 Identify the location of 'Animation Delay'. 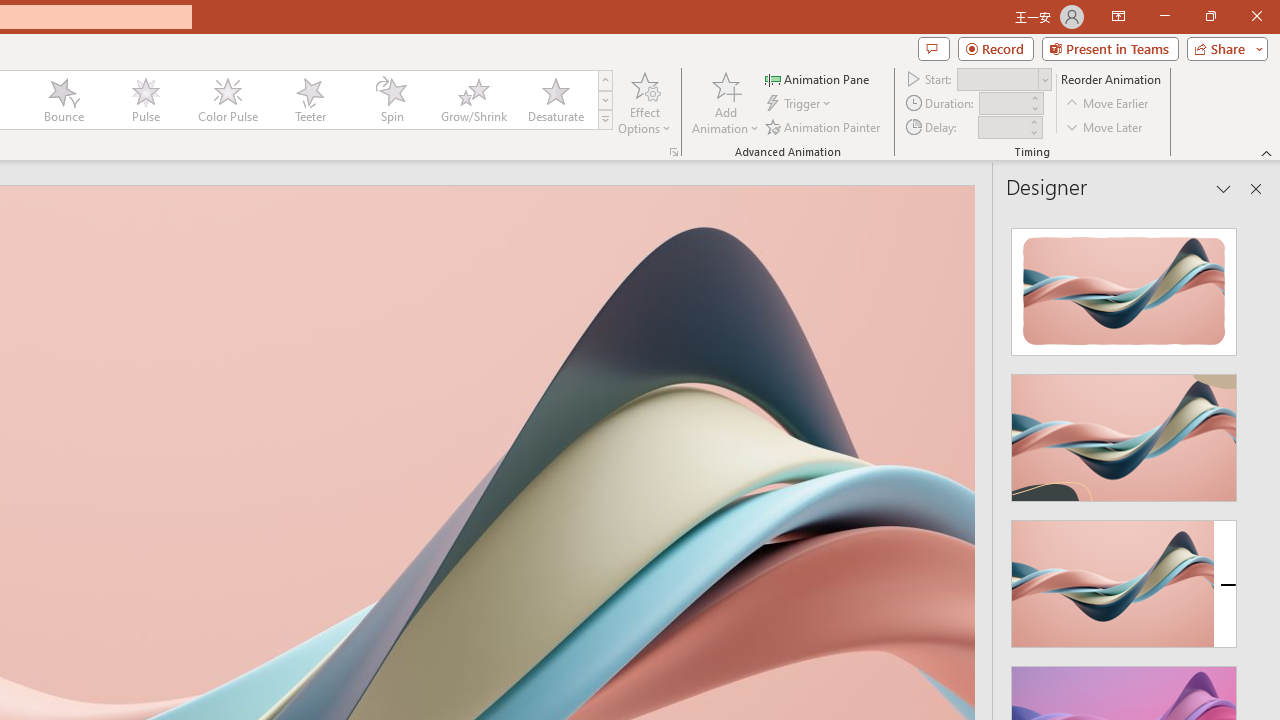
(1002, 127).